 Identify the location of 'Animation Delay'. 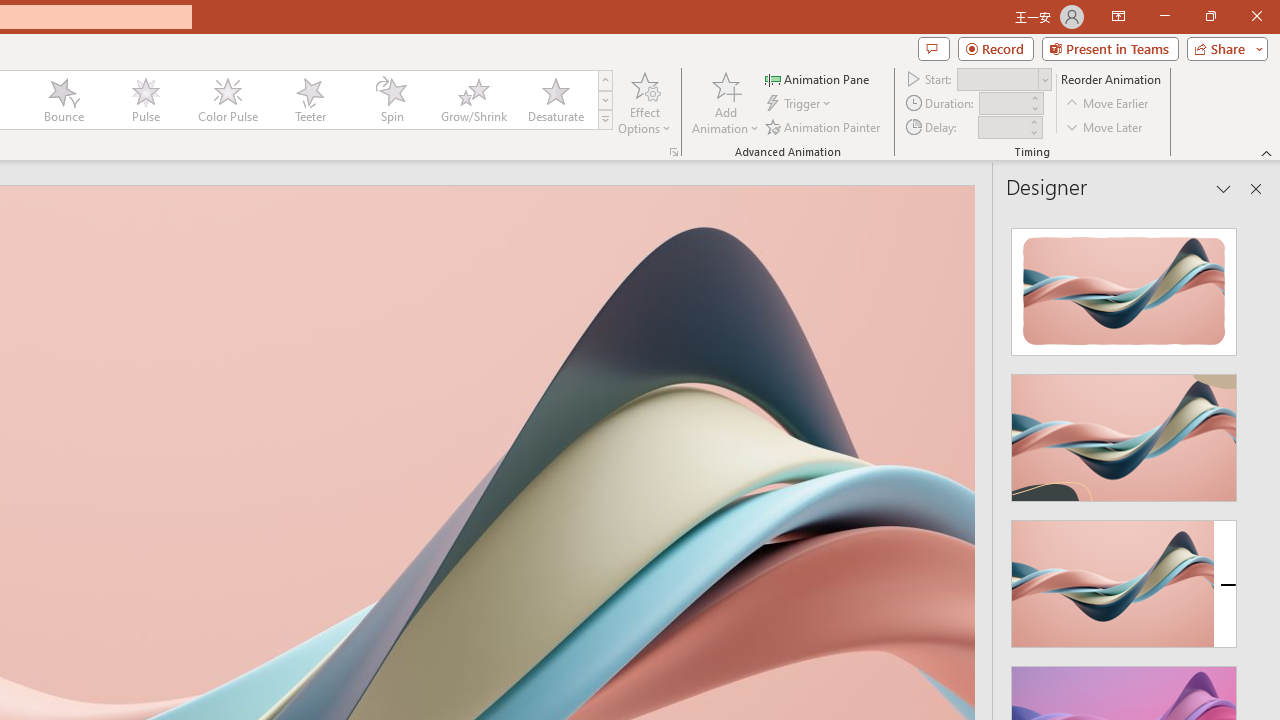
(1002, 127).